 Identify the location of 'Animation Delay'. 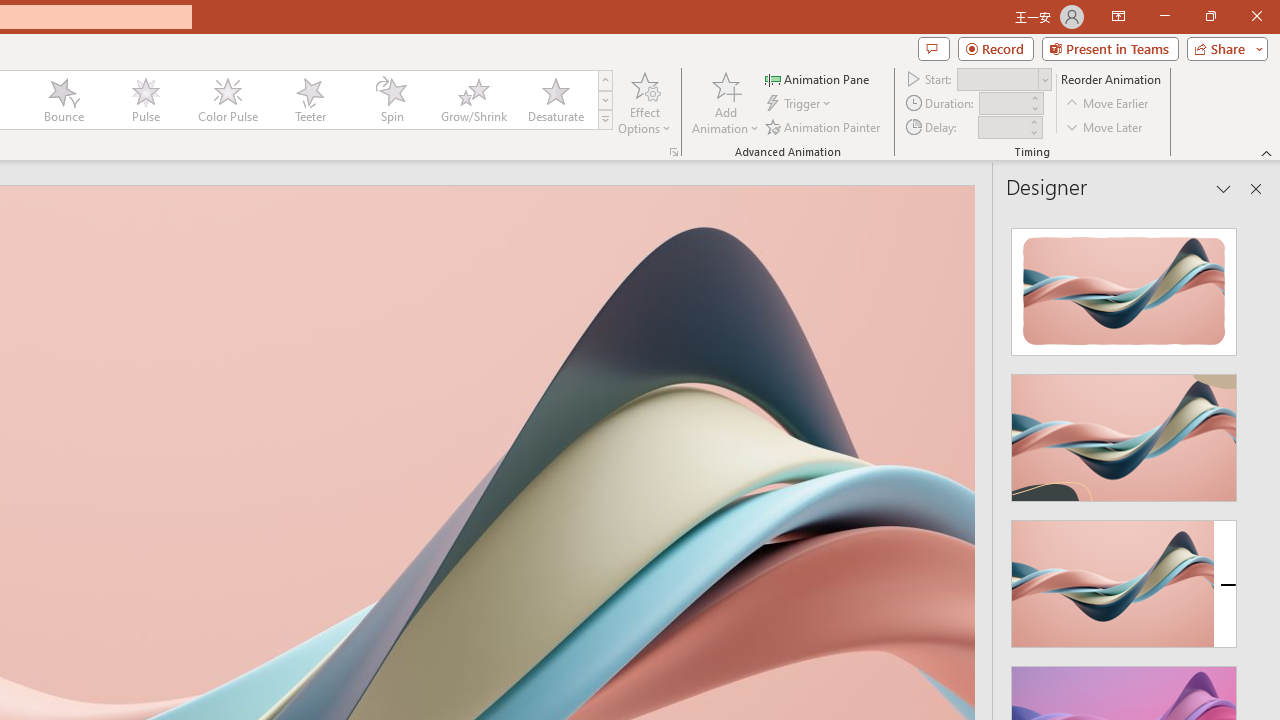
(1002, 127).